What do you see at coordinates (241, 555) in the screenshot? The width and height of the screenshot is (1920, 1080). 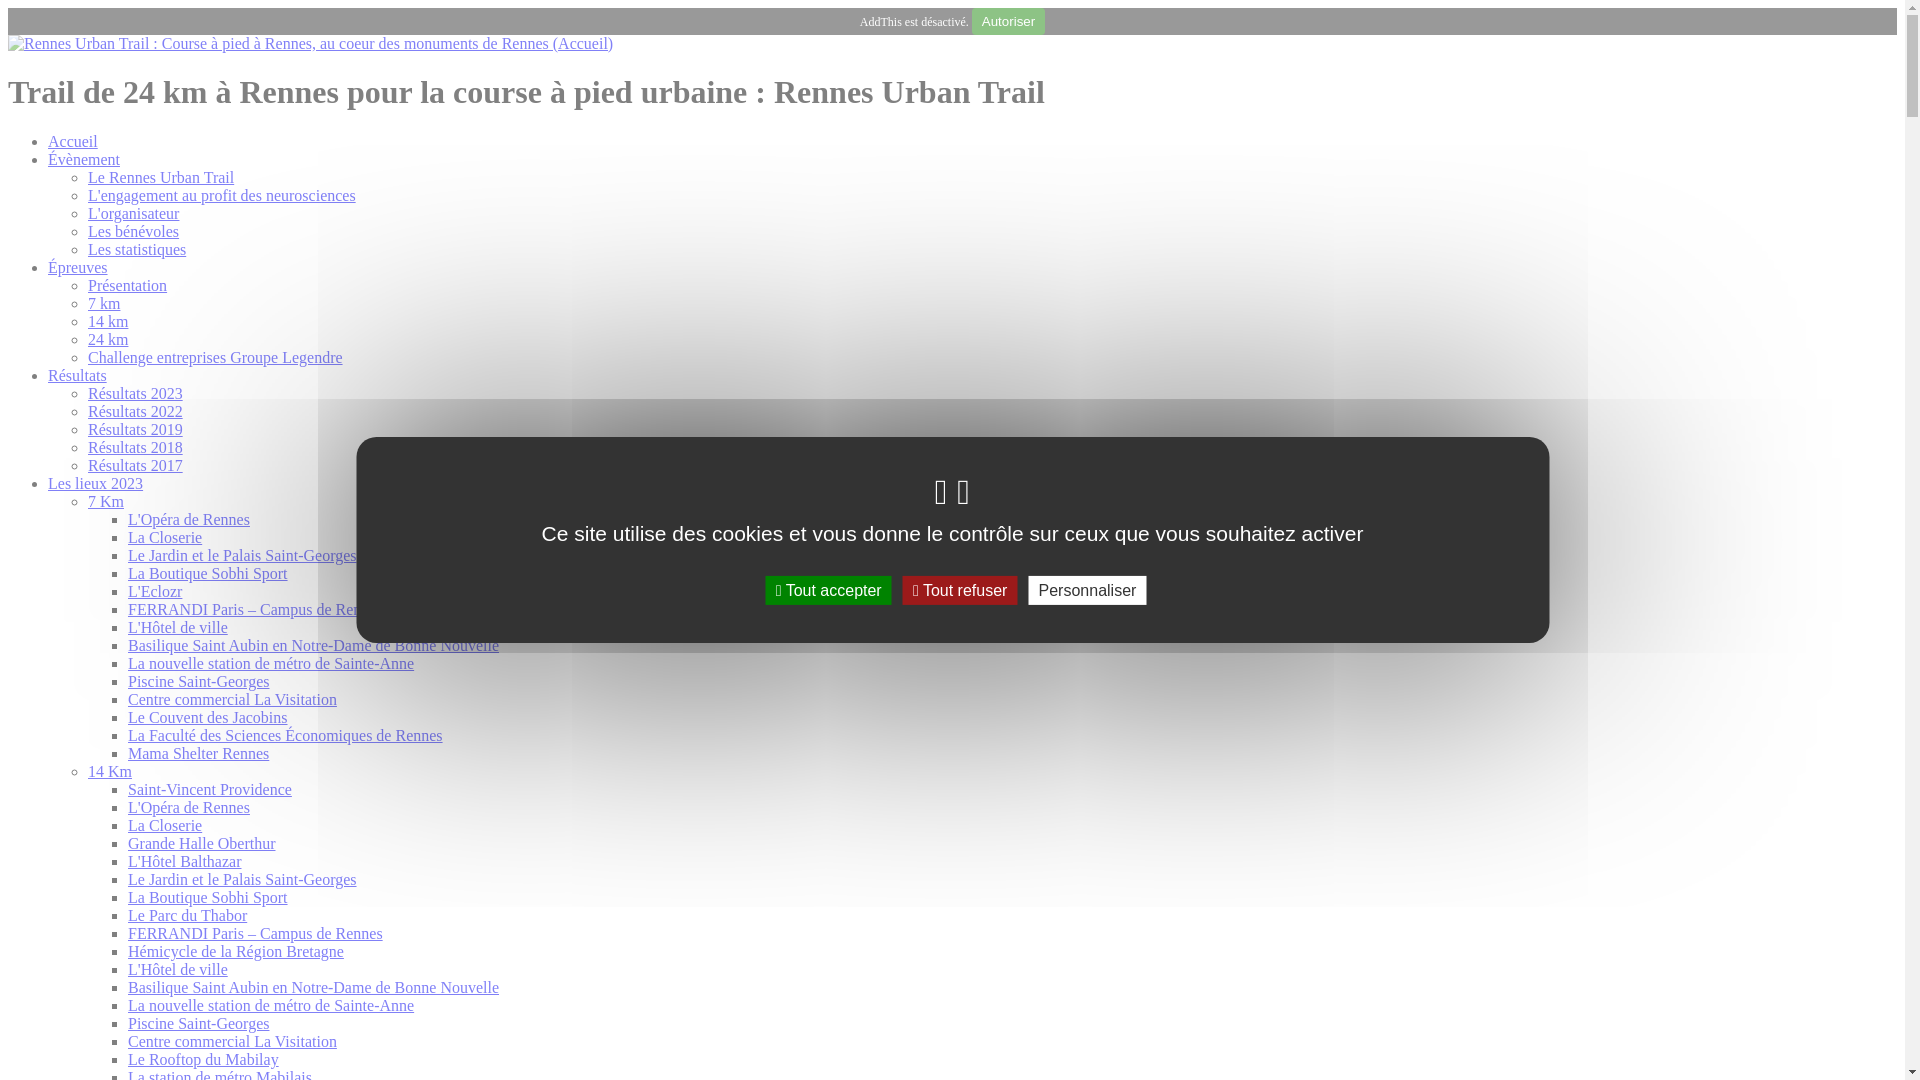 I see `'Le Jardin et le Palais Saint-Georges'` at bounding box center [241, 555].